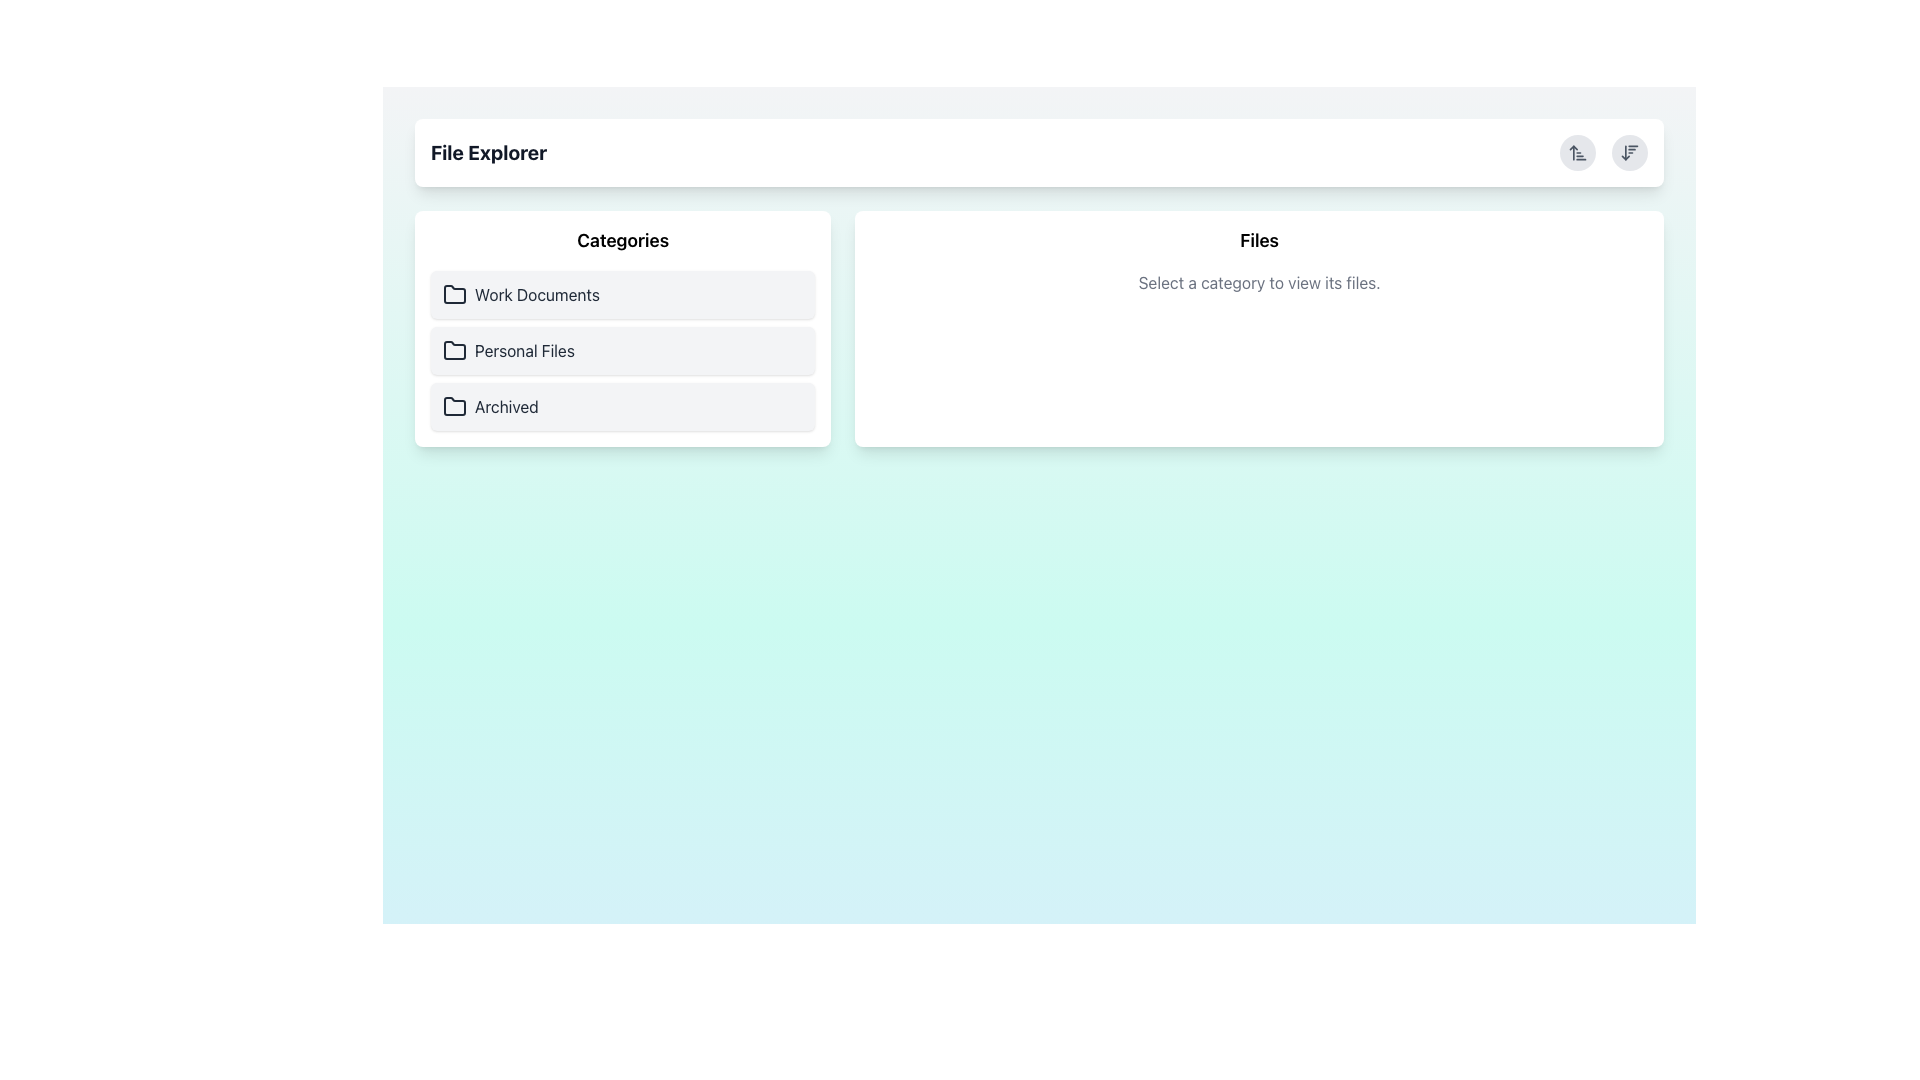  I want to click on the Sort button located in the top right corner of the navigation bar, so click(1630, 152).